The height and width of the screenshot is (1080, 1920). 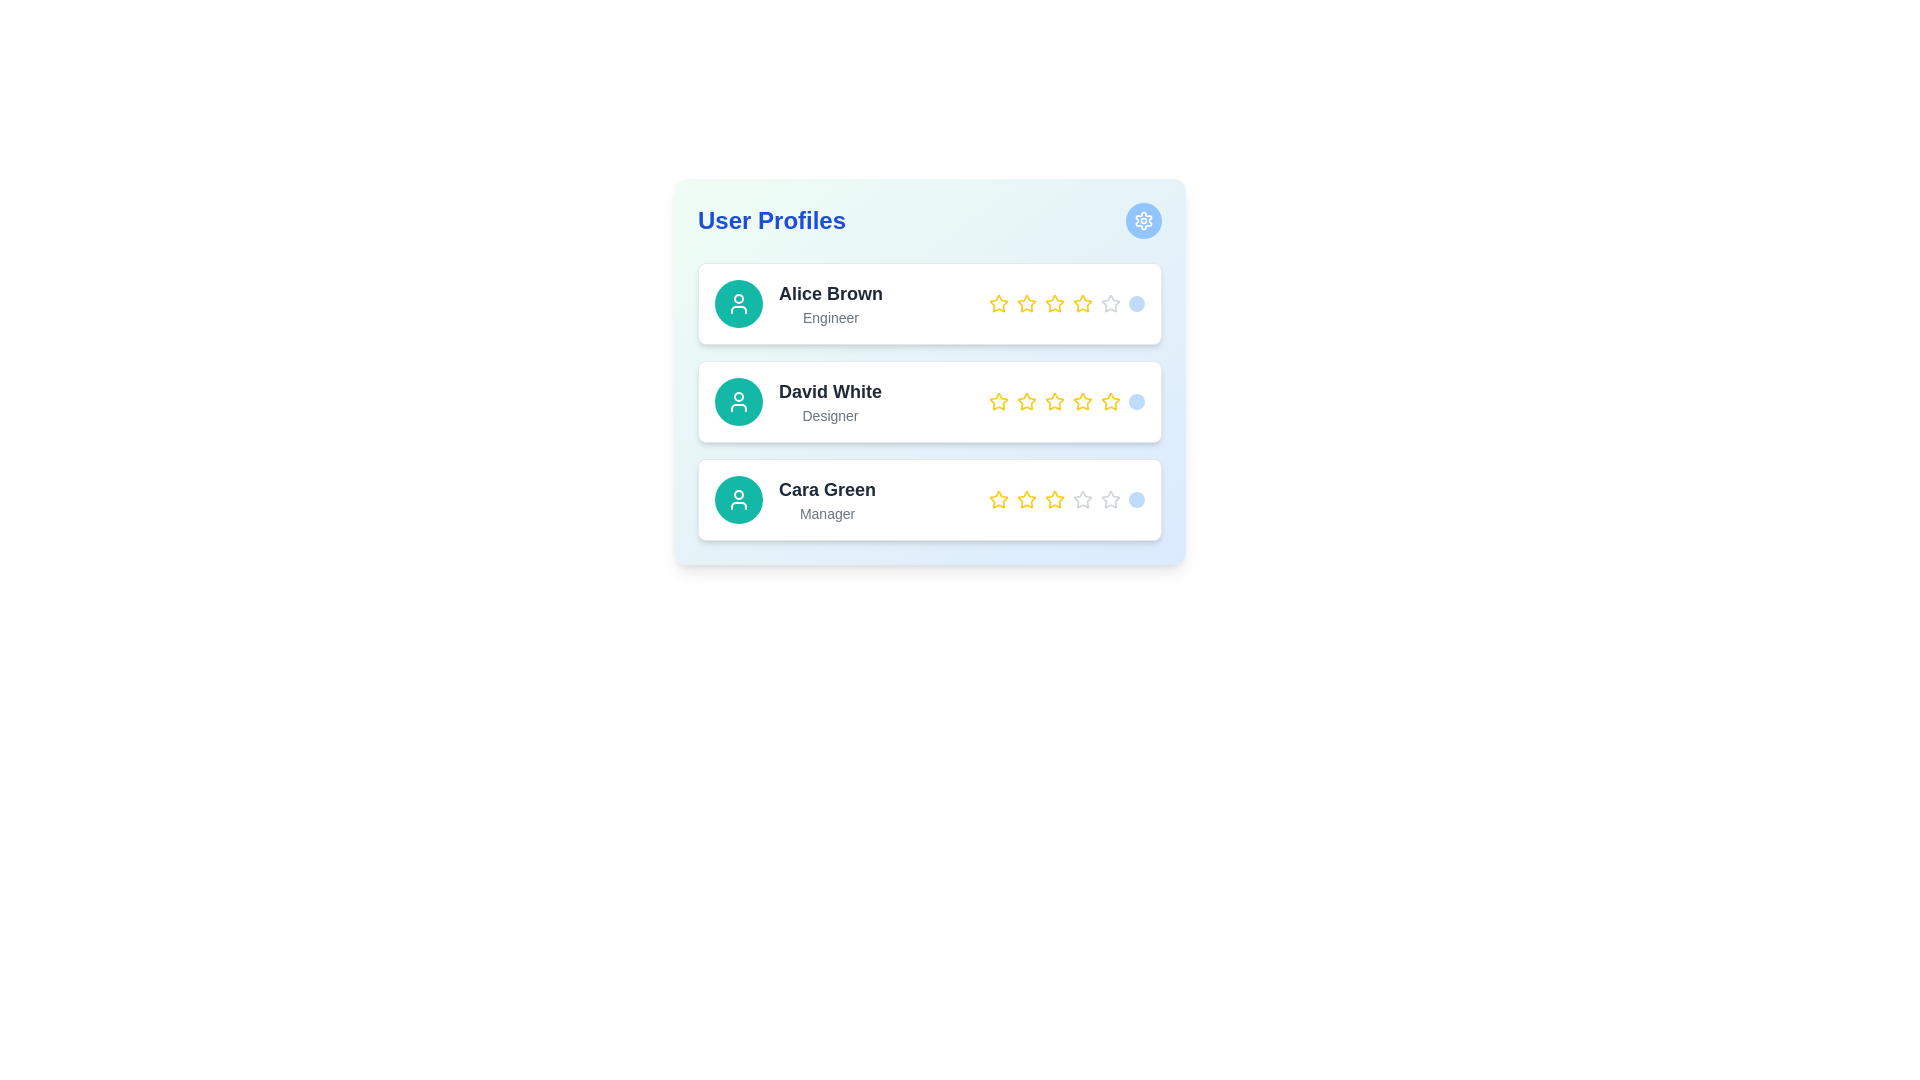 What do you see at coordinates (738, 401) in the screenshot?
I see `the circular icon with a teal background and a white user profile symbol associated with the profile of 'David White' in the user profiles list` at bounding box center [738, 401].